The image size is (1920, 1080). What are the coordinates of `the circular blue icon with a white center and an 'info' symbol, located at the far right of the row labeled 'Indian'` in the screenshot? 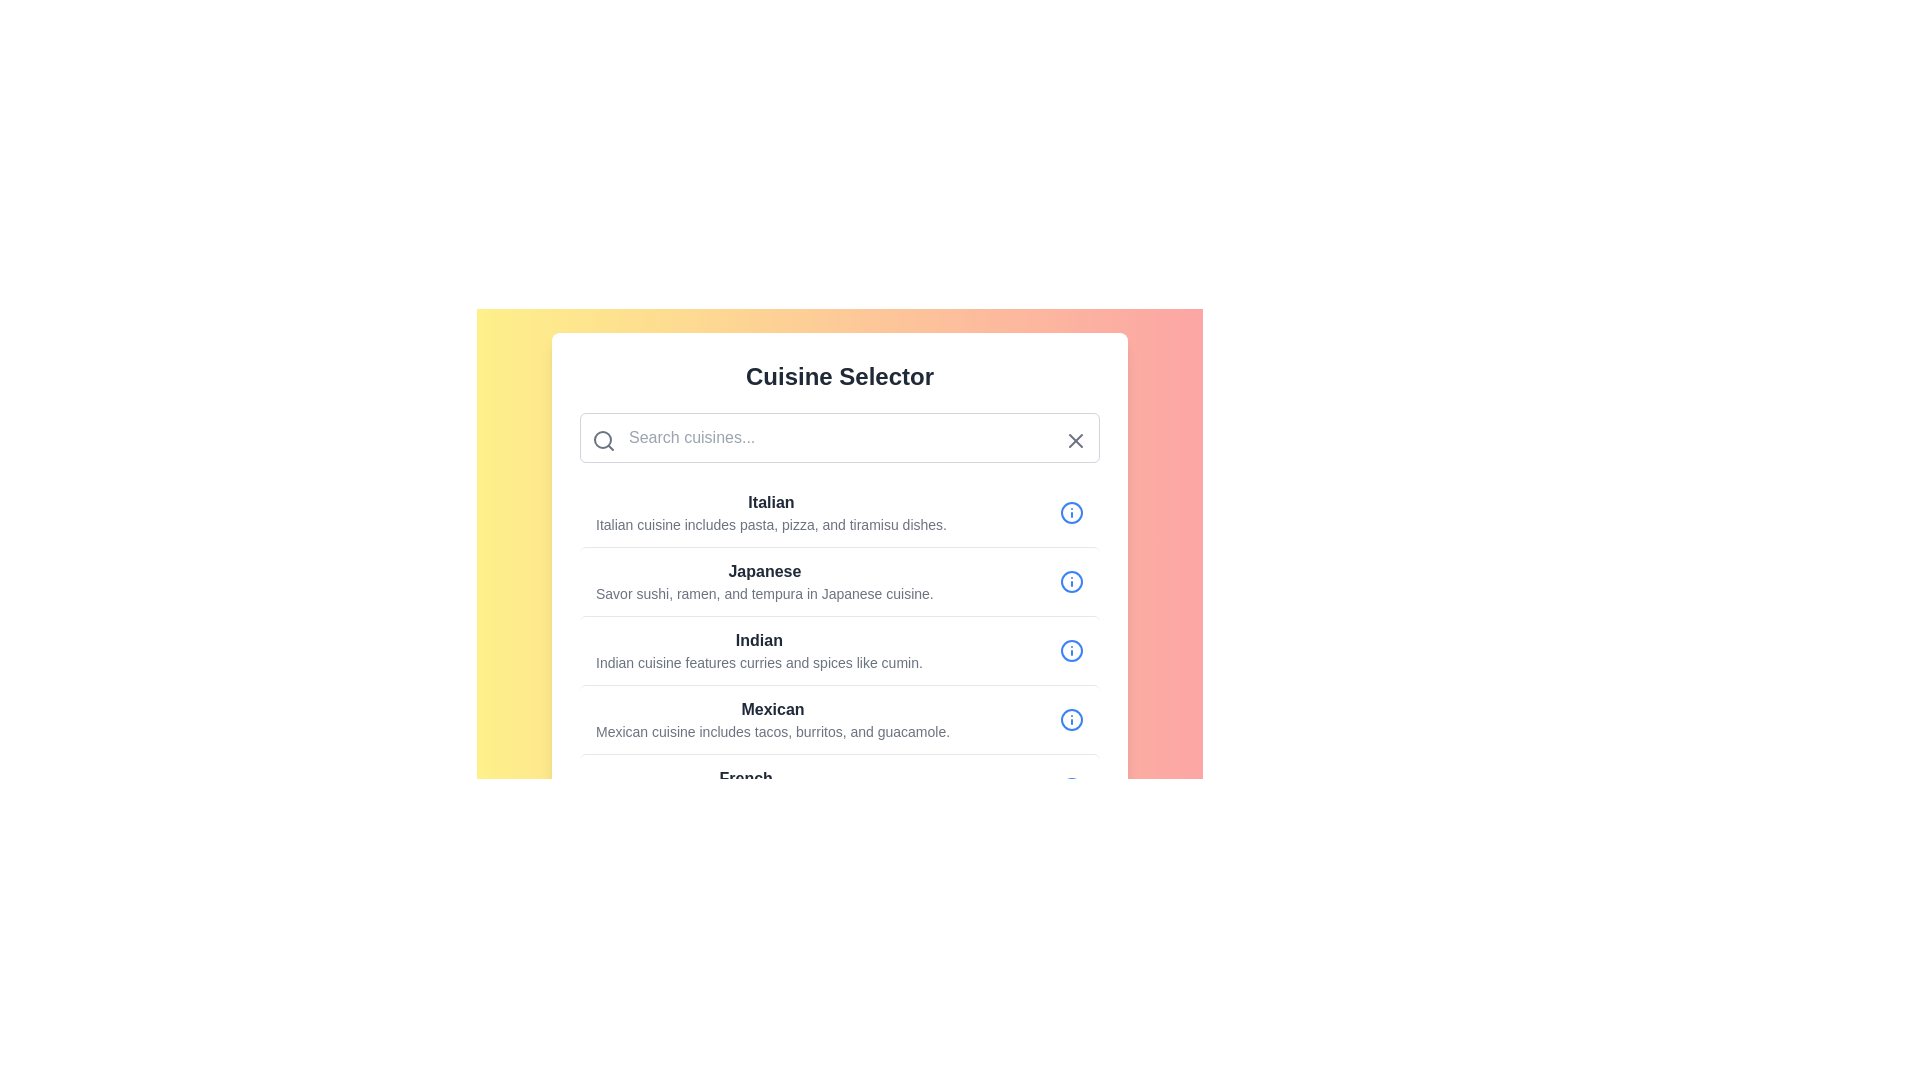 It's located at (1070, 651).